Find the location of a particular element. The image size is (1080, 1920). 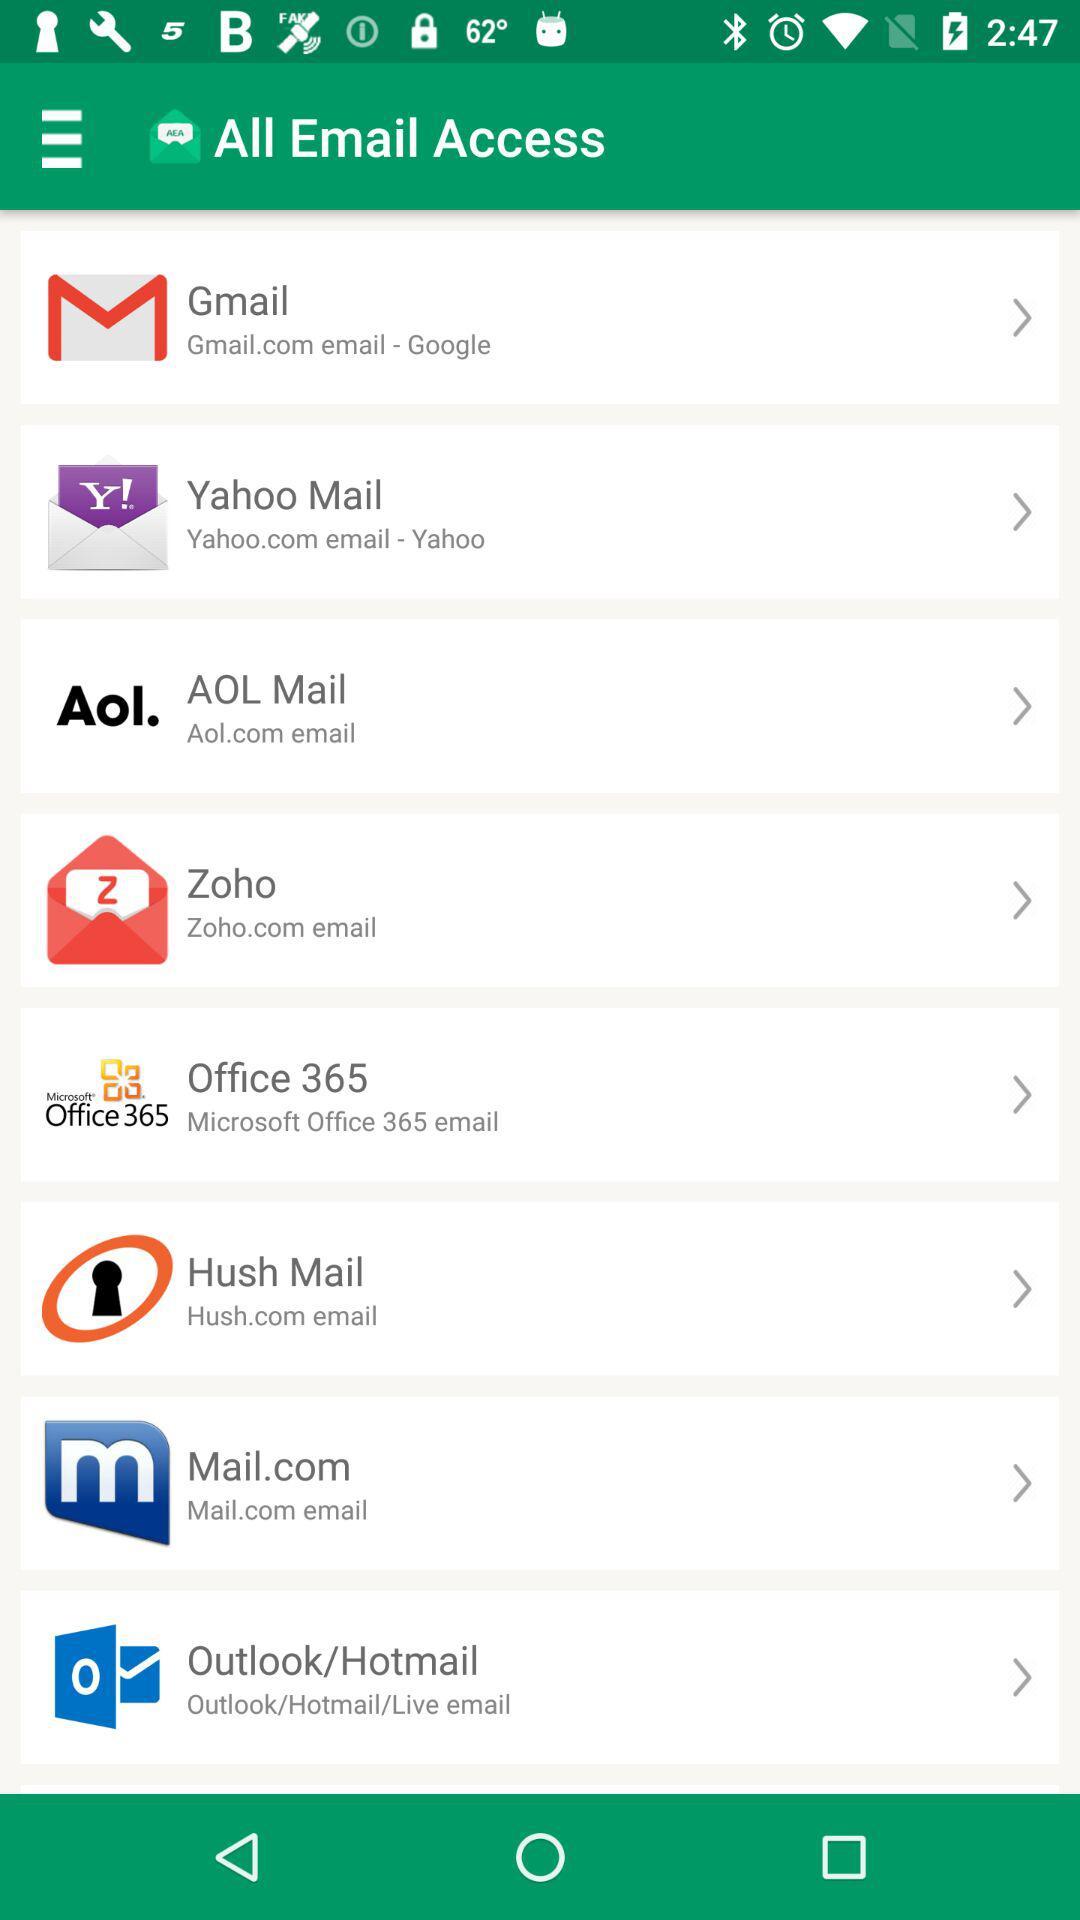

the aol mail item is located at coordinates (265, 688).